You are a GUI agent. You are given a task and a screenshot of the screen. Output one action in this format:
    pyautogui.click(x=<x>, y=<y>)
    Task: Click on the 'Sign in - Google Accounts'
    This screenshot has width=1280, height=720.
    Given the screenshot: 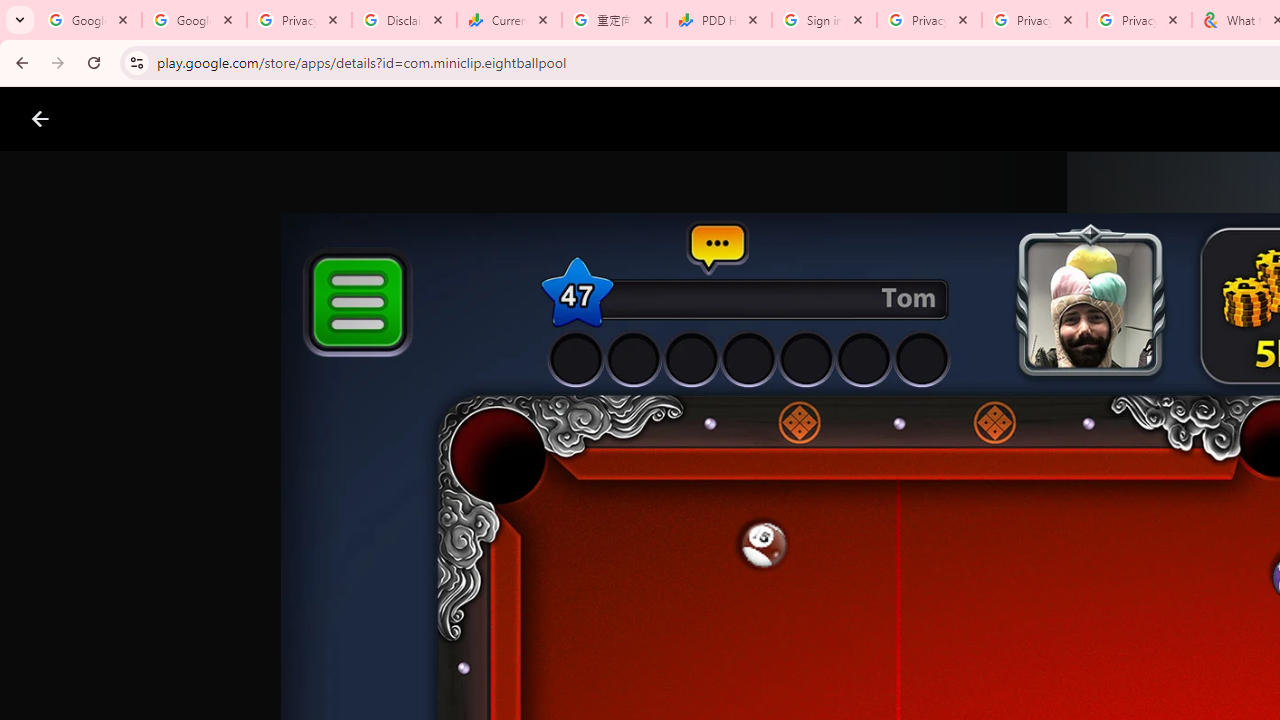 What is the action you would take?
    pyautogui.click(x=824, y=20)
    